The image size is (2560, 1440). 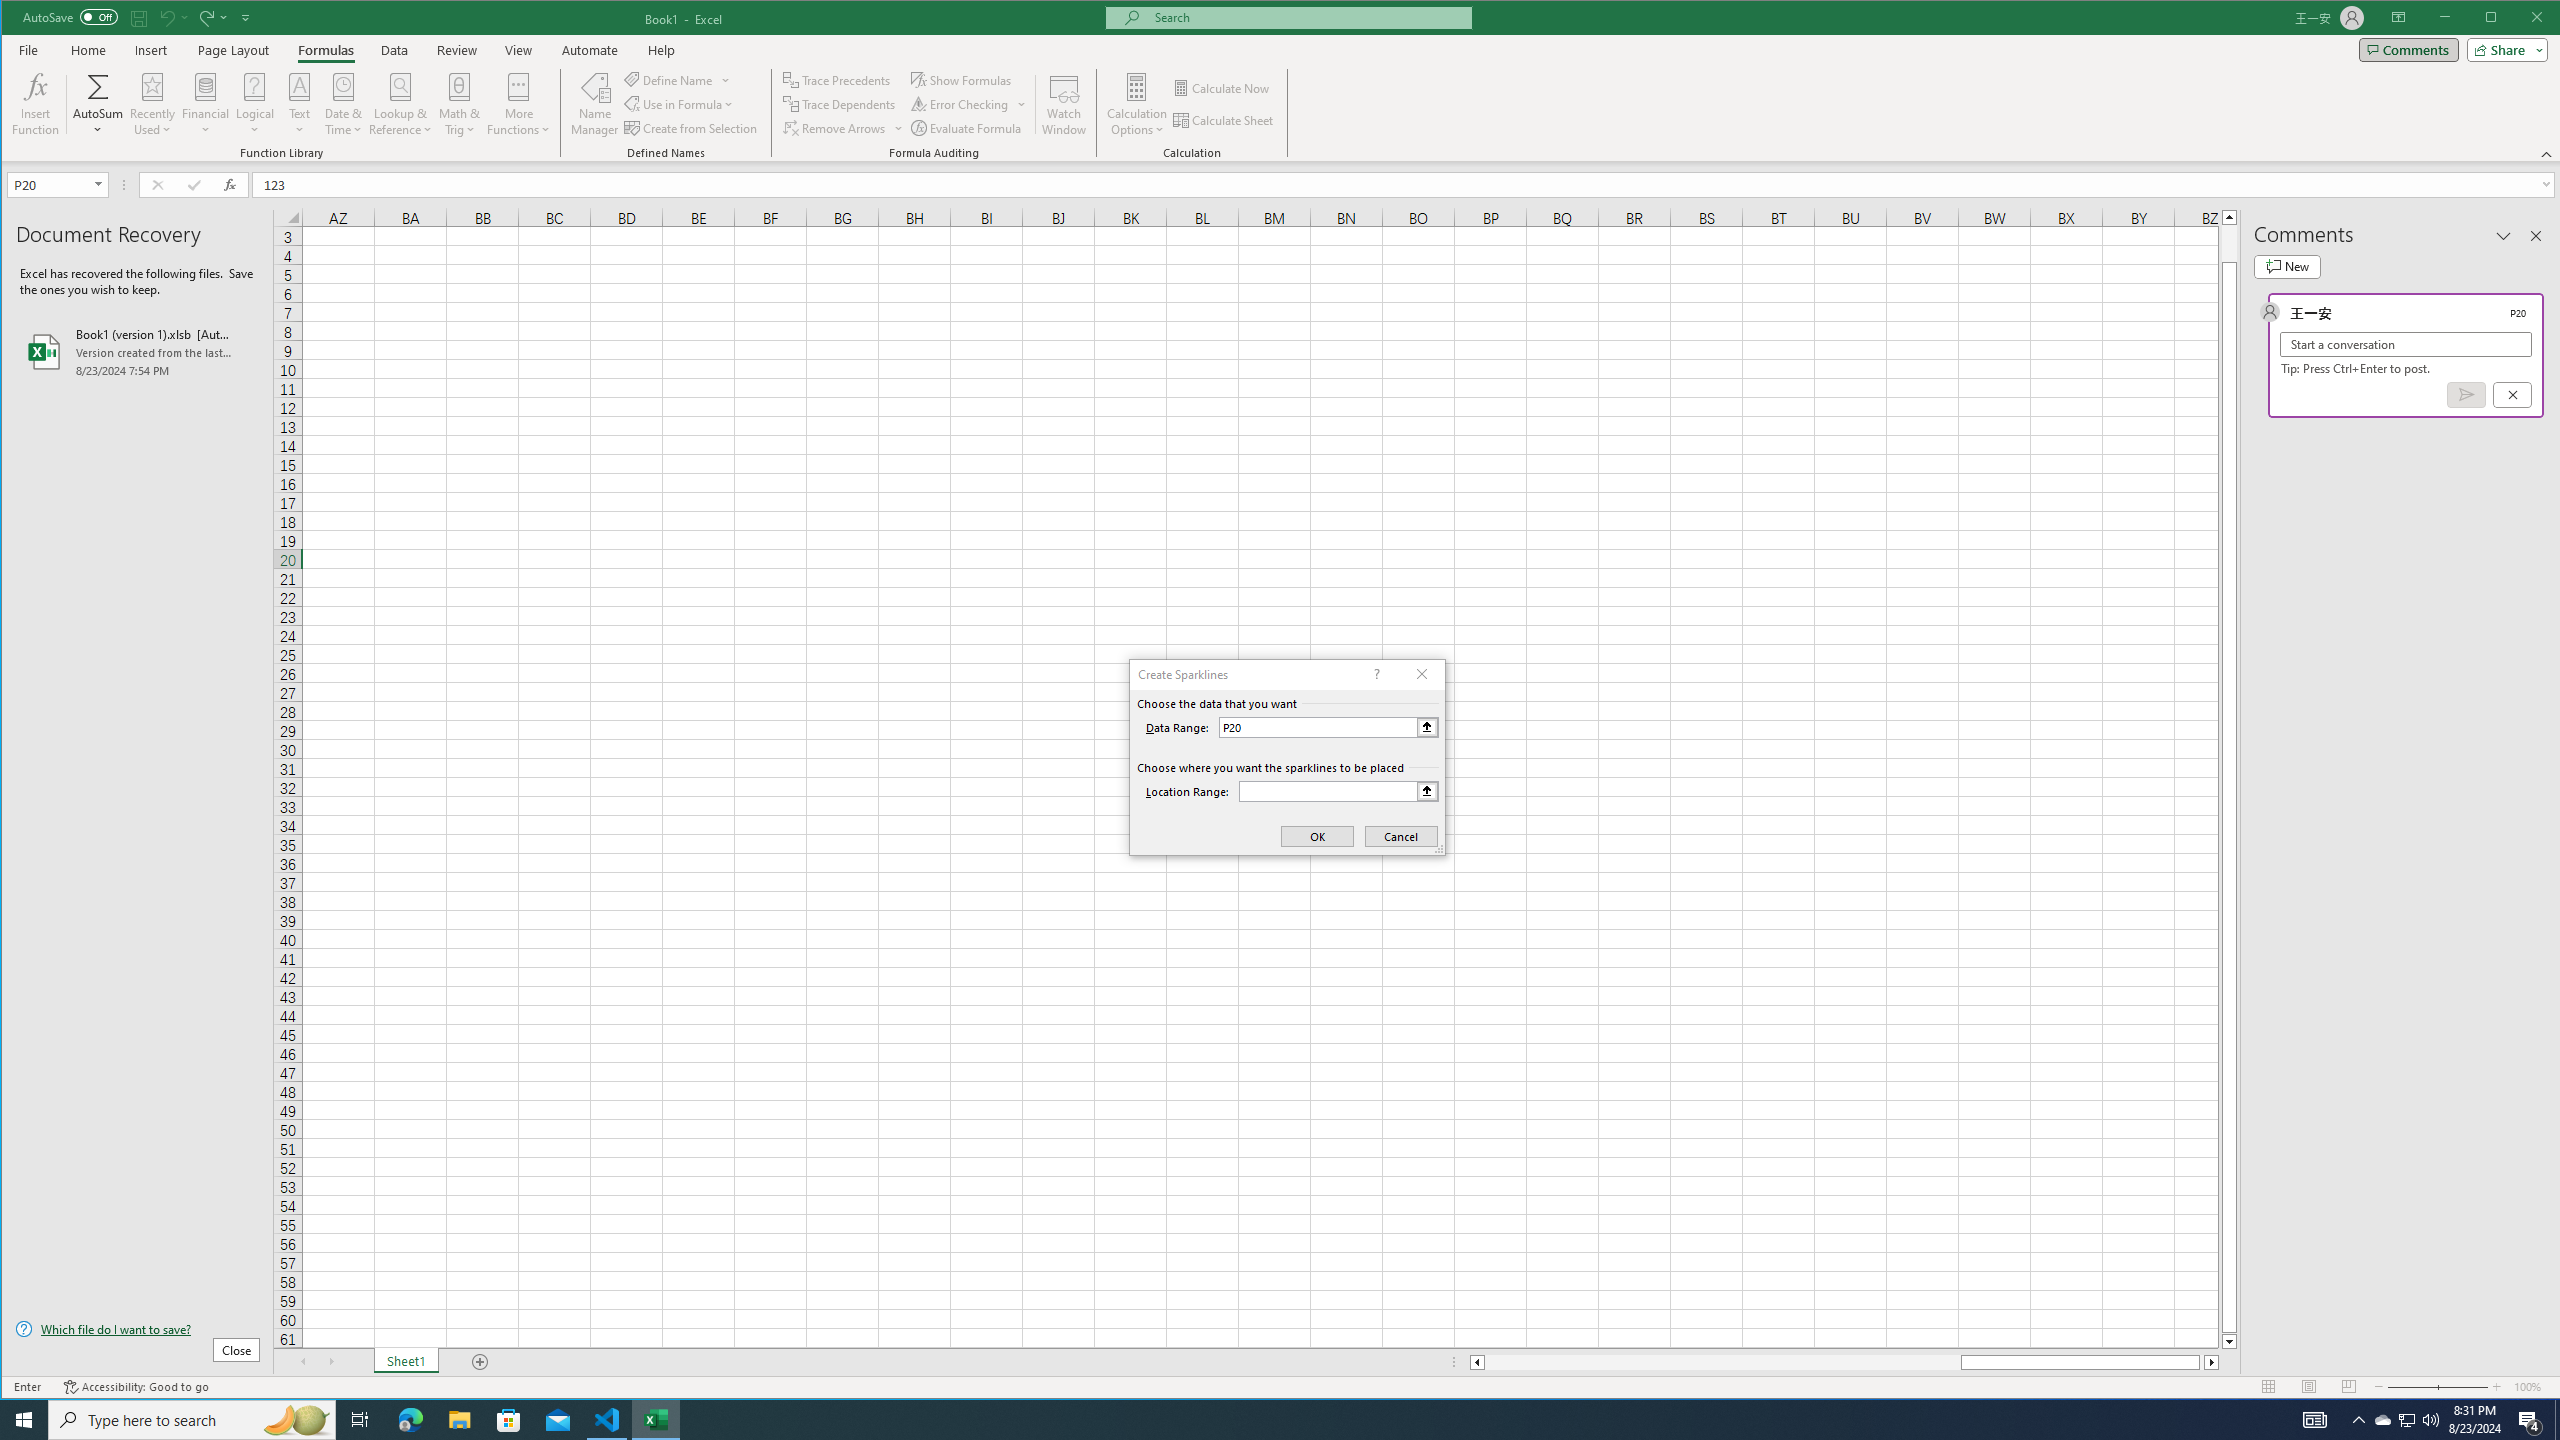 I want to click on 'Zoom', so click(x=2437, y=1386).